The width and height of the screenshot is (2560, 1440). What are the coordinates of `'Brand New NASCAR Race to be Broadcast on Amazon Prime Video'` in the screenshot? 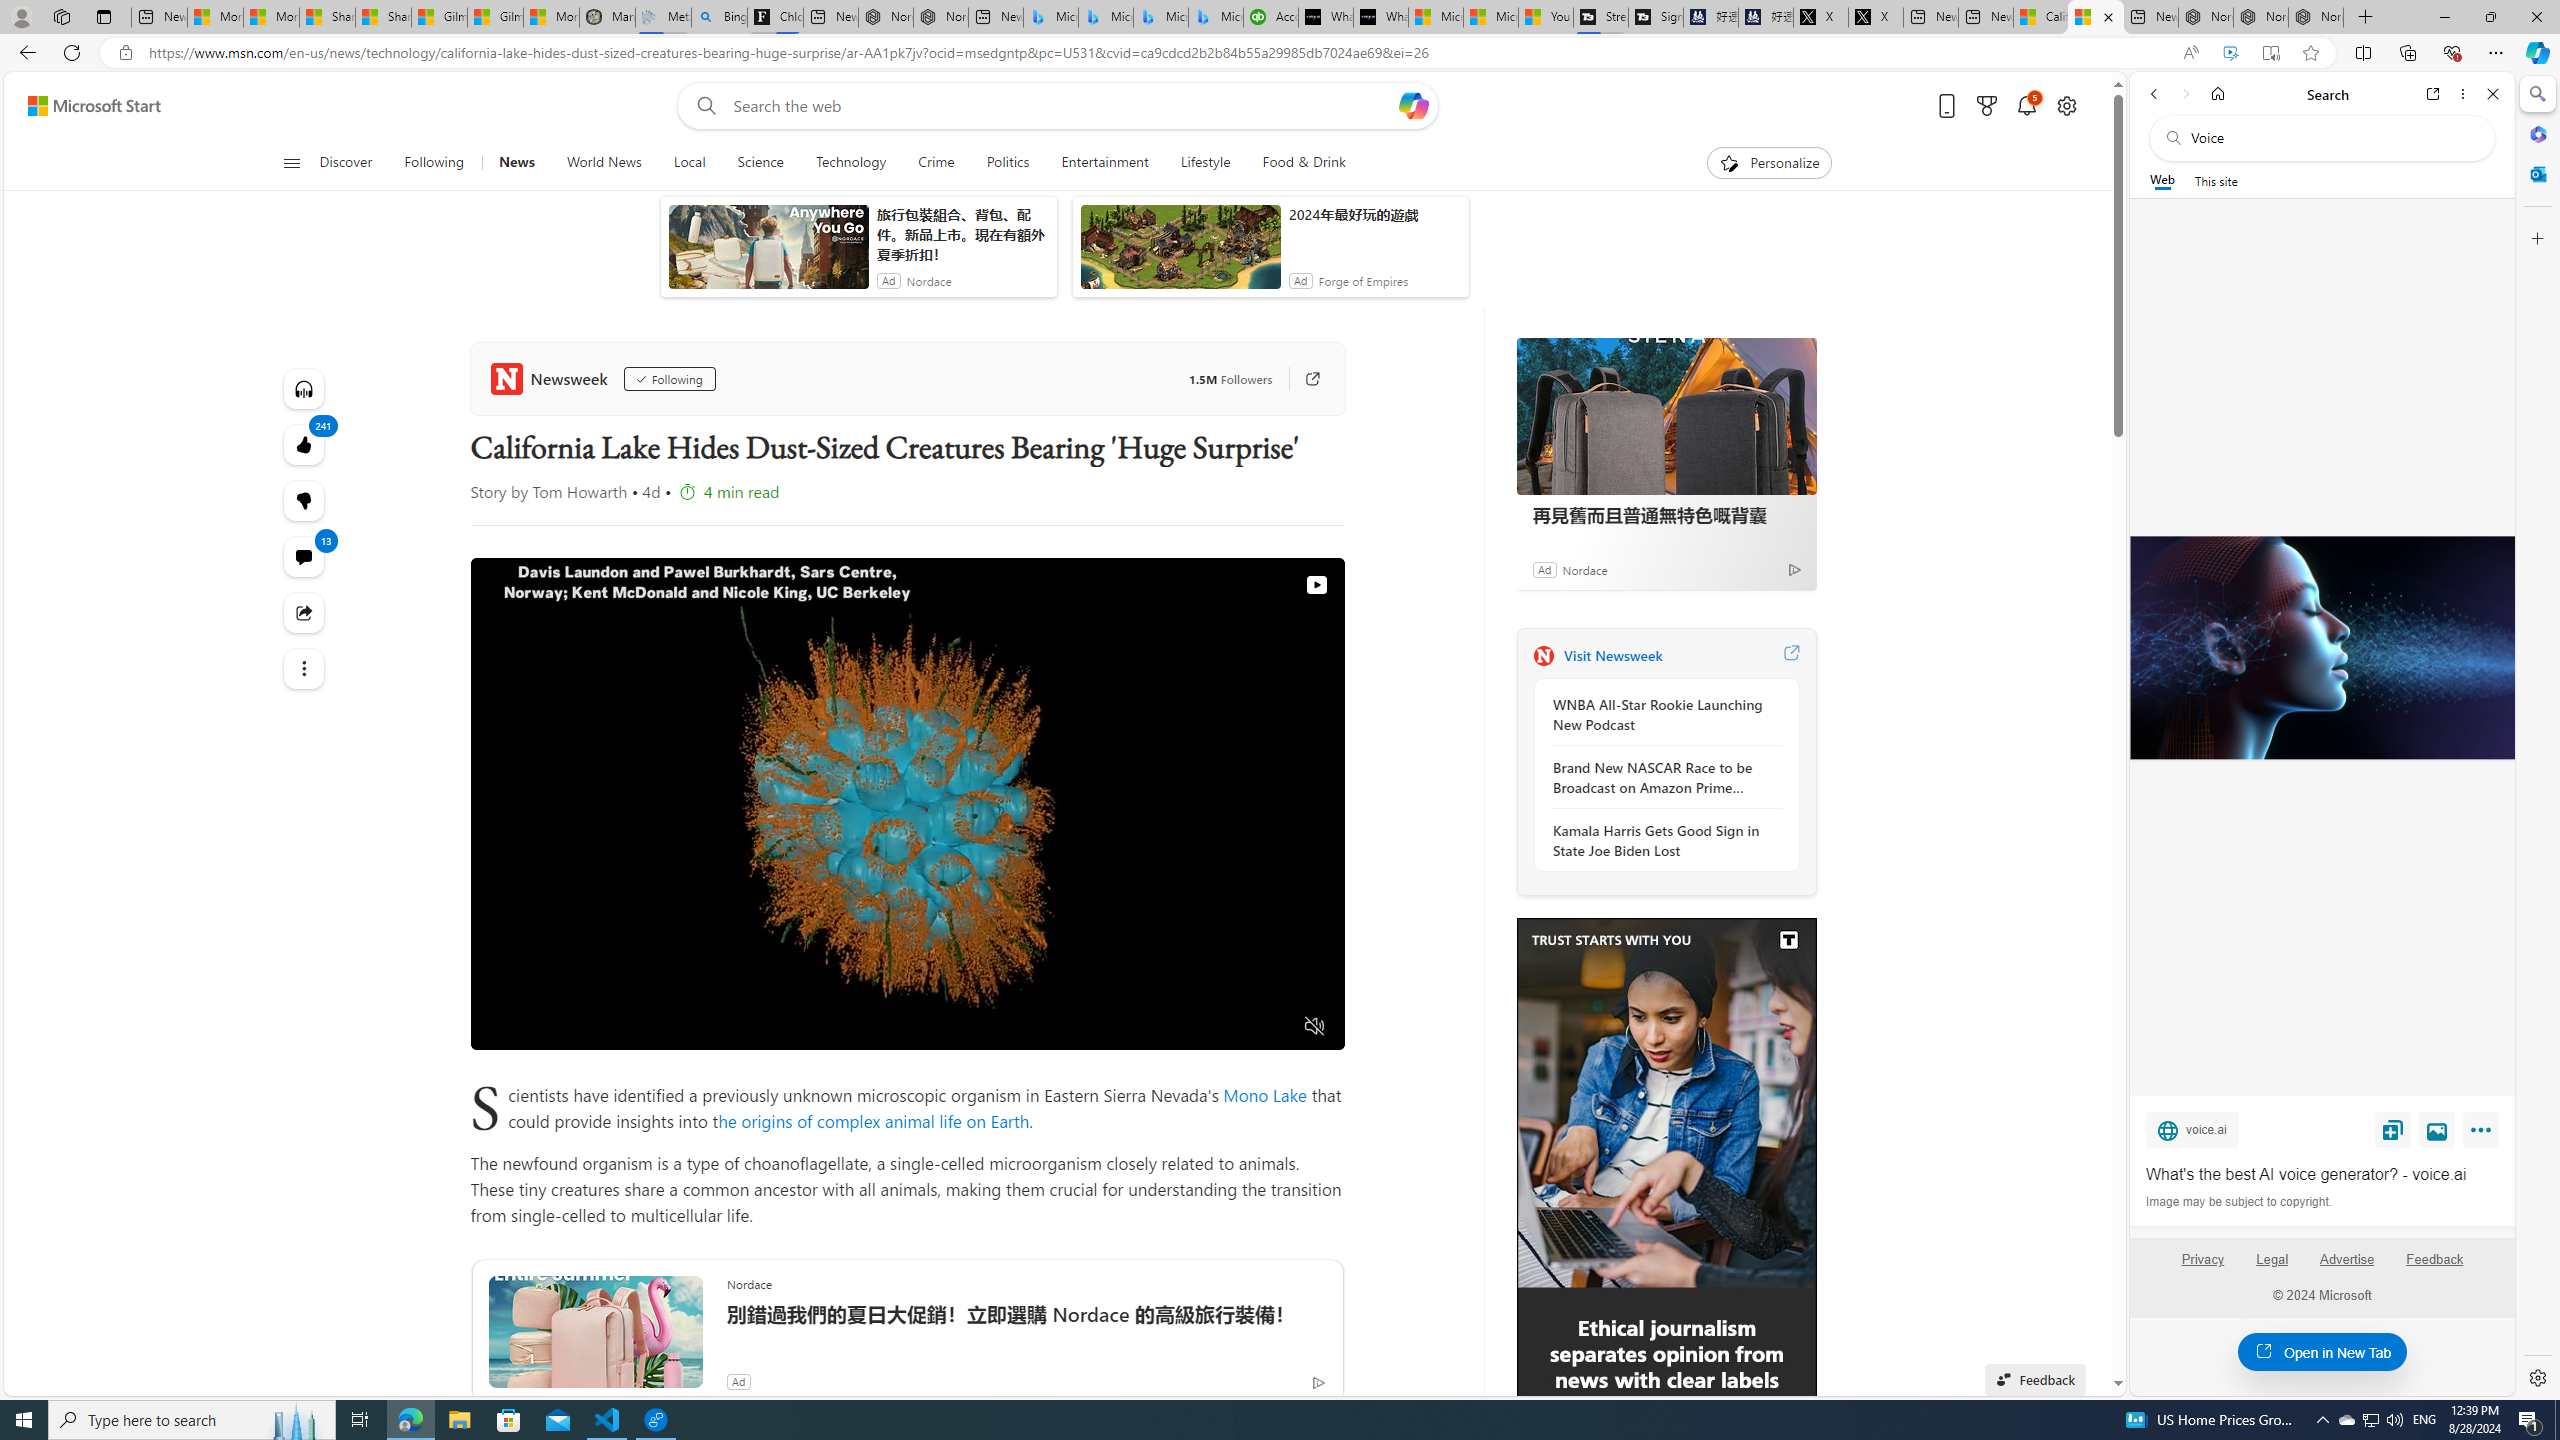 It's located at (1660, 777).